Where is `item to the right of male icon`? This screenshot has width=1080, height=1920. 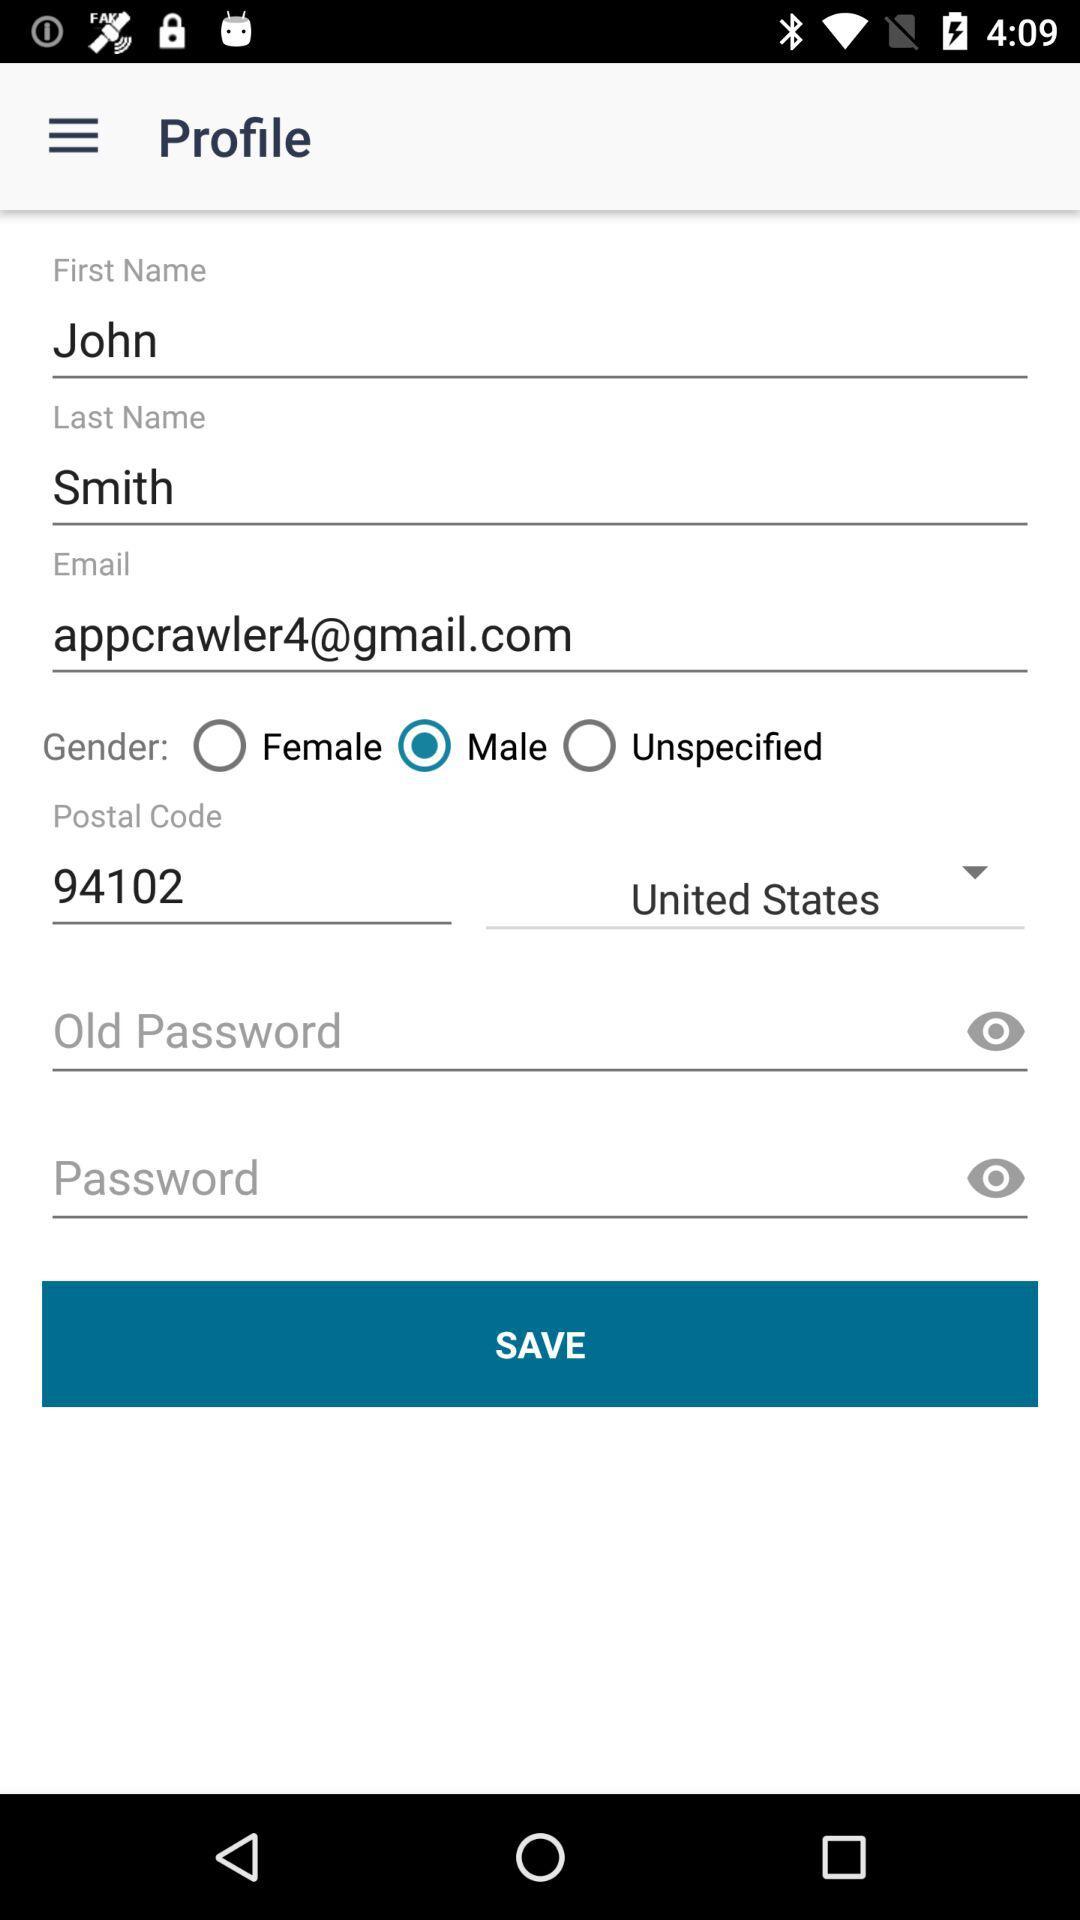 item to the right of male icon is located at coordinates (684, 744).